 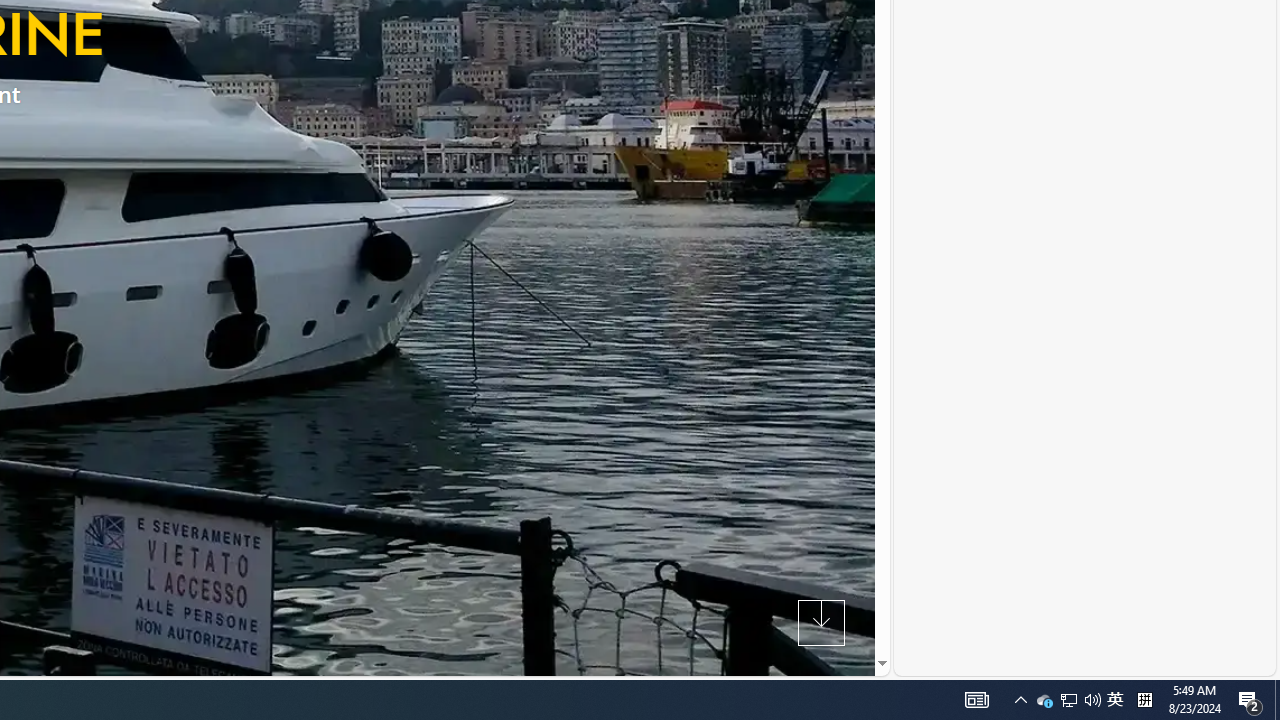 I want to click on 'Next Section', so click(x=821, y=621).